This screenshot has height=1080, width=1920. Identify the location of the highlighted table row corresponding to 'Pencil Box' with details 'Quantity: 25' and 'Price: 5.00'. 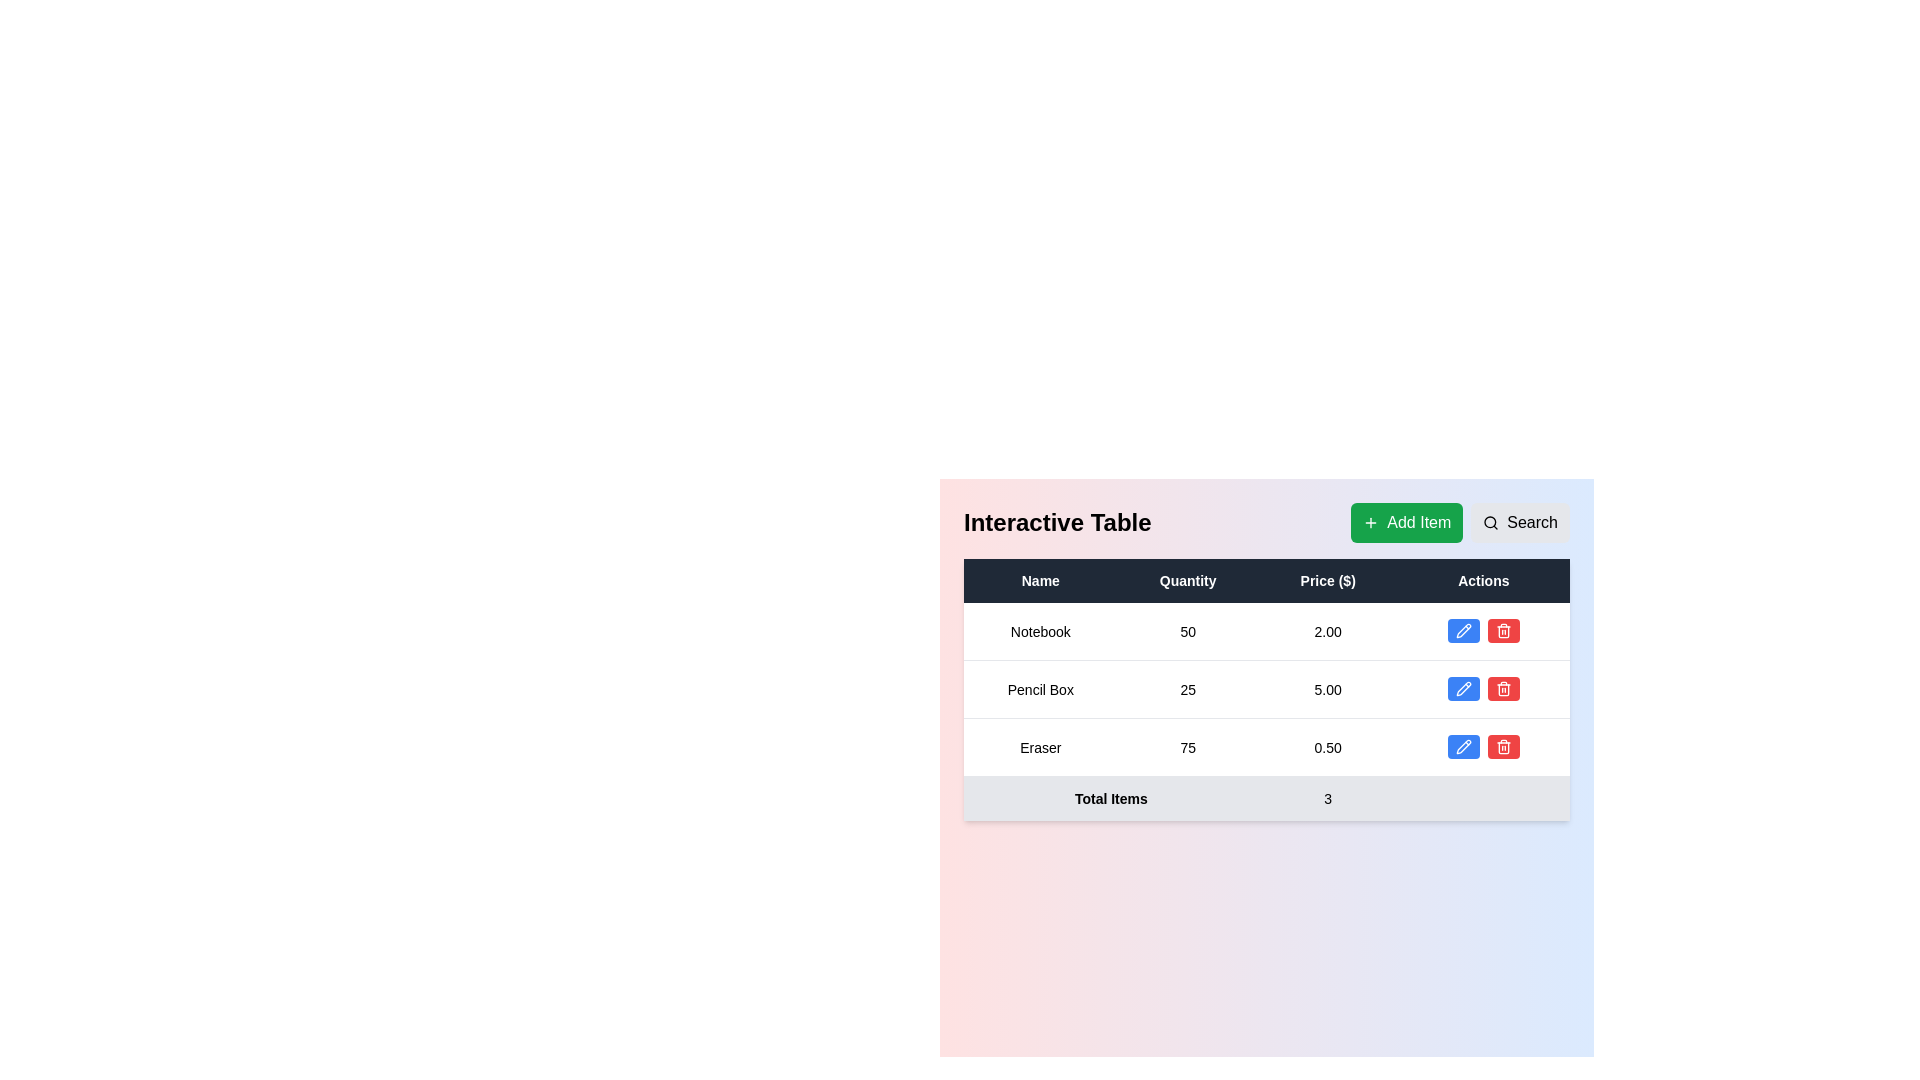
(1266, 688).